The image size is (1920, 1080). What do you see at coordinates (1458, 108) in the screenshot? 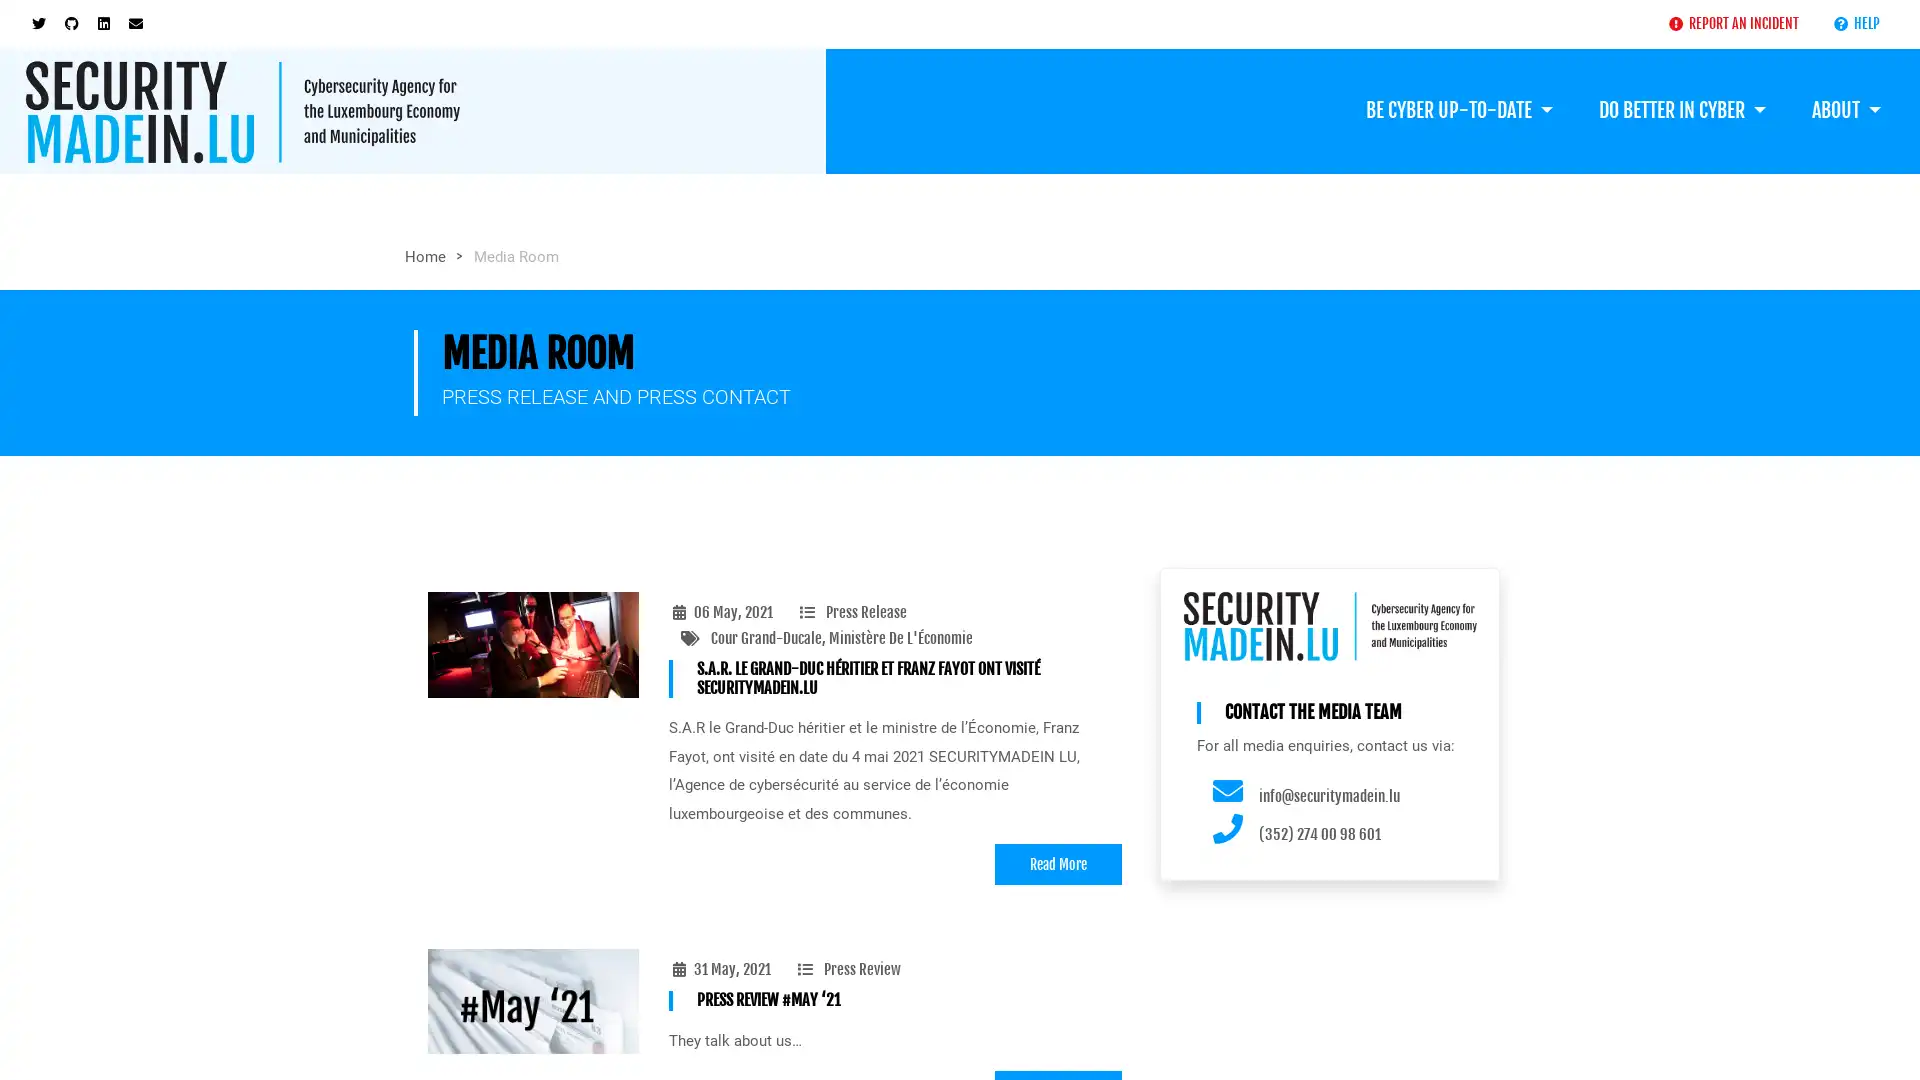
I see `BE CYBER UP-TO-DATE` at bounding box center [1458, 108].